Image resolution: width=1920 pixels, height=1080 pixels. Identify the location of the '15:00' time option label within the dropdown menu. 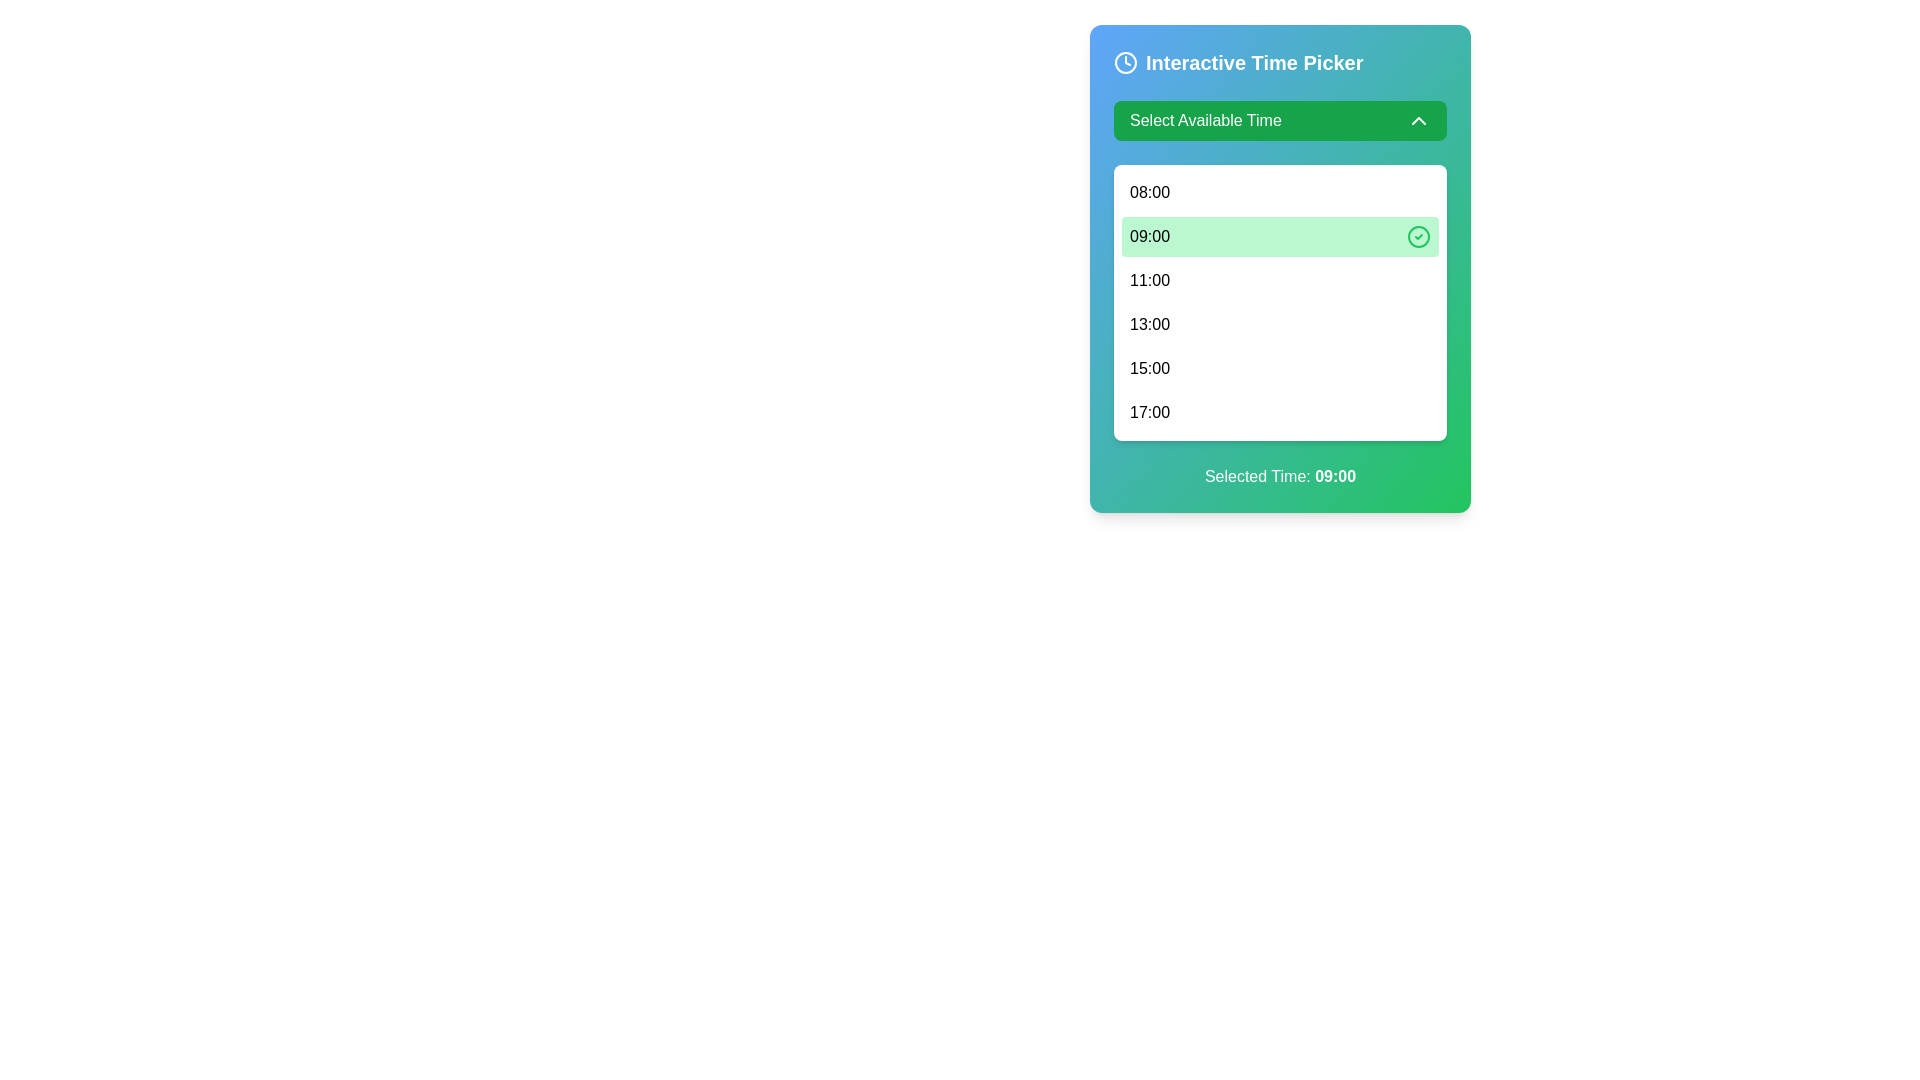
(1150, 369).